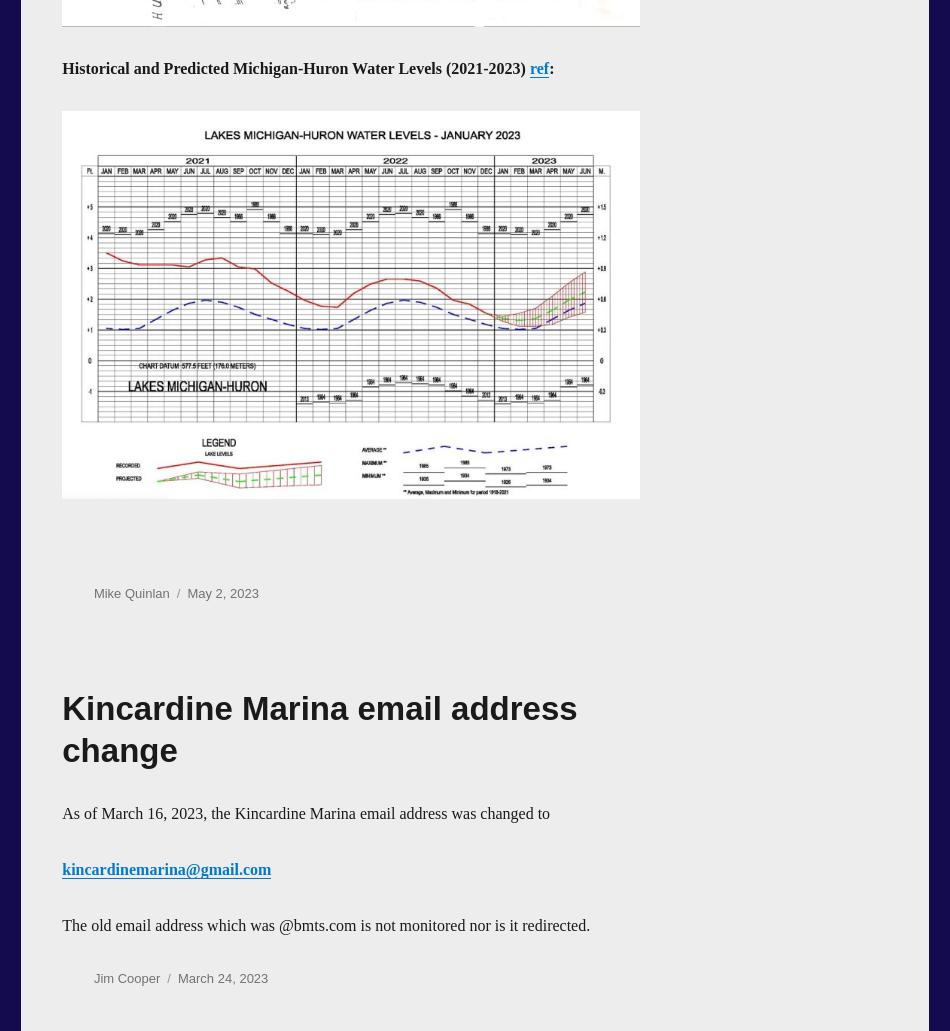 The width and height of the screenshot is (950, 1031). Describe the element at coordinates (62, 67) in the screenshot. I see `'Historical and Predicted Michigan-Huron Water Levels (2021-2023)'` at that location.